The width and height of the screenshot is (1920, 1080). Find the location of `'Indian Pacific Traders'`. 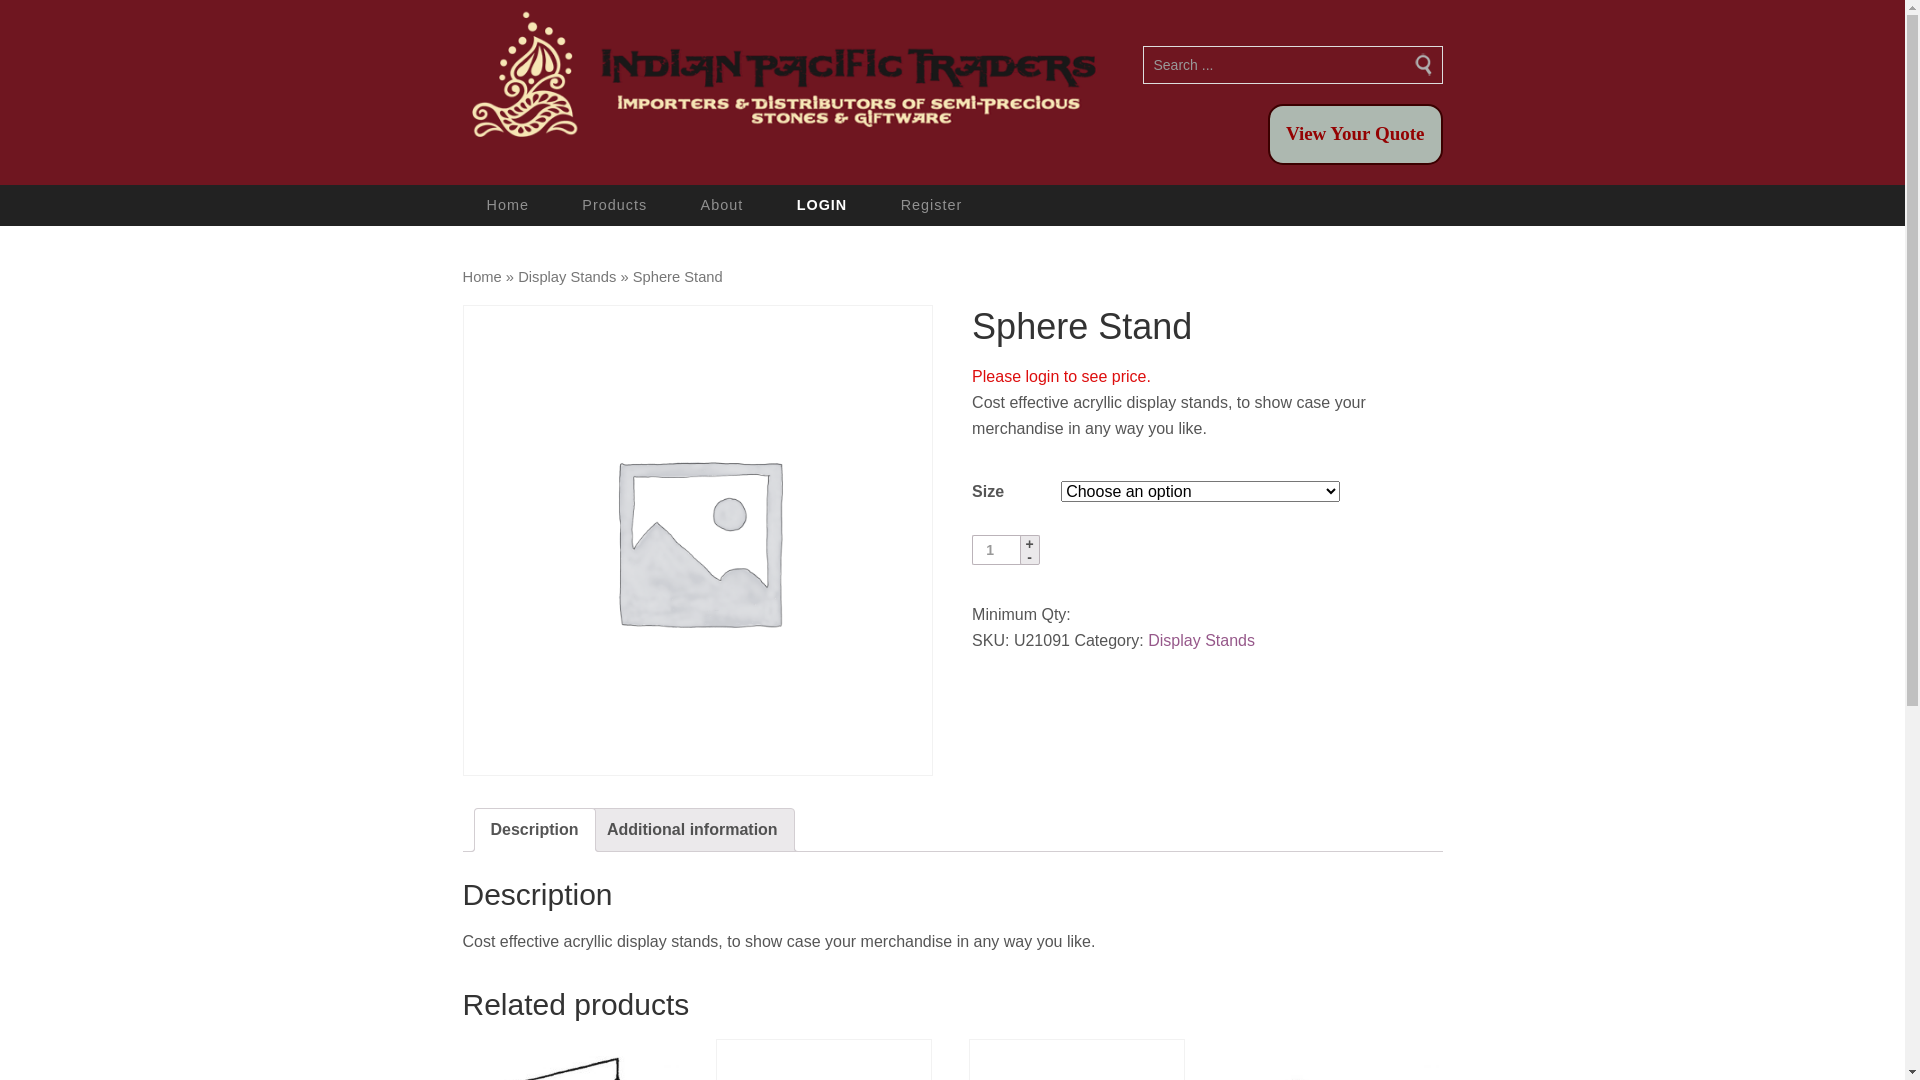

'Indian Pacific Traders' is located at coordinates (779, 79).